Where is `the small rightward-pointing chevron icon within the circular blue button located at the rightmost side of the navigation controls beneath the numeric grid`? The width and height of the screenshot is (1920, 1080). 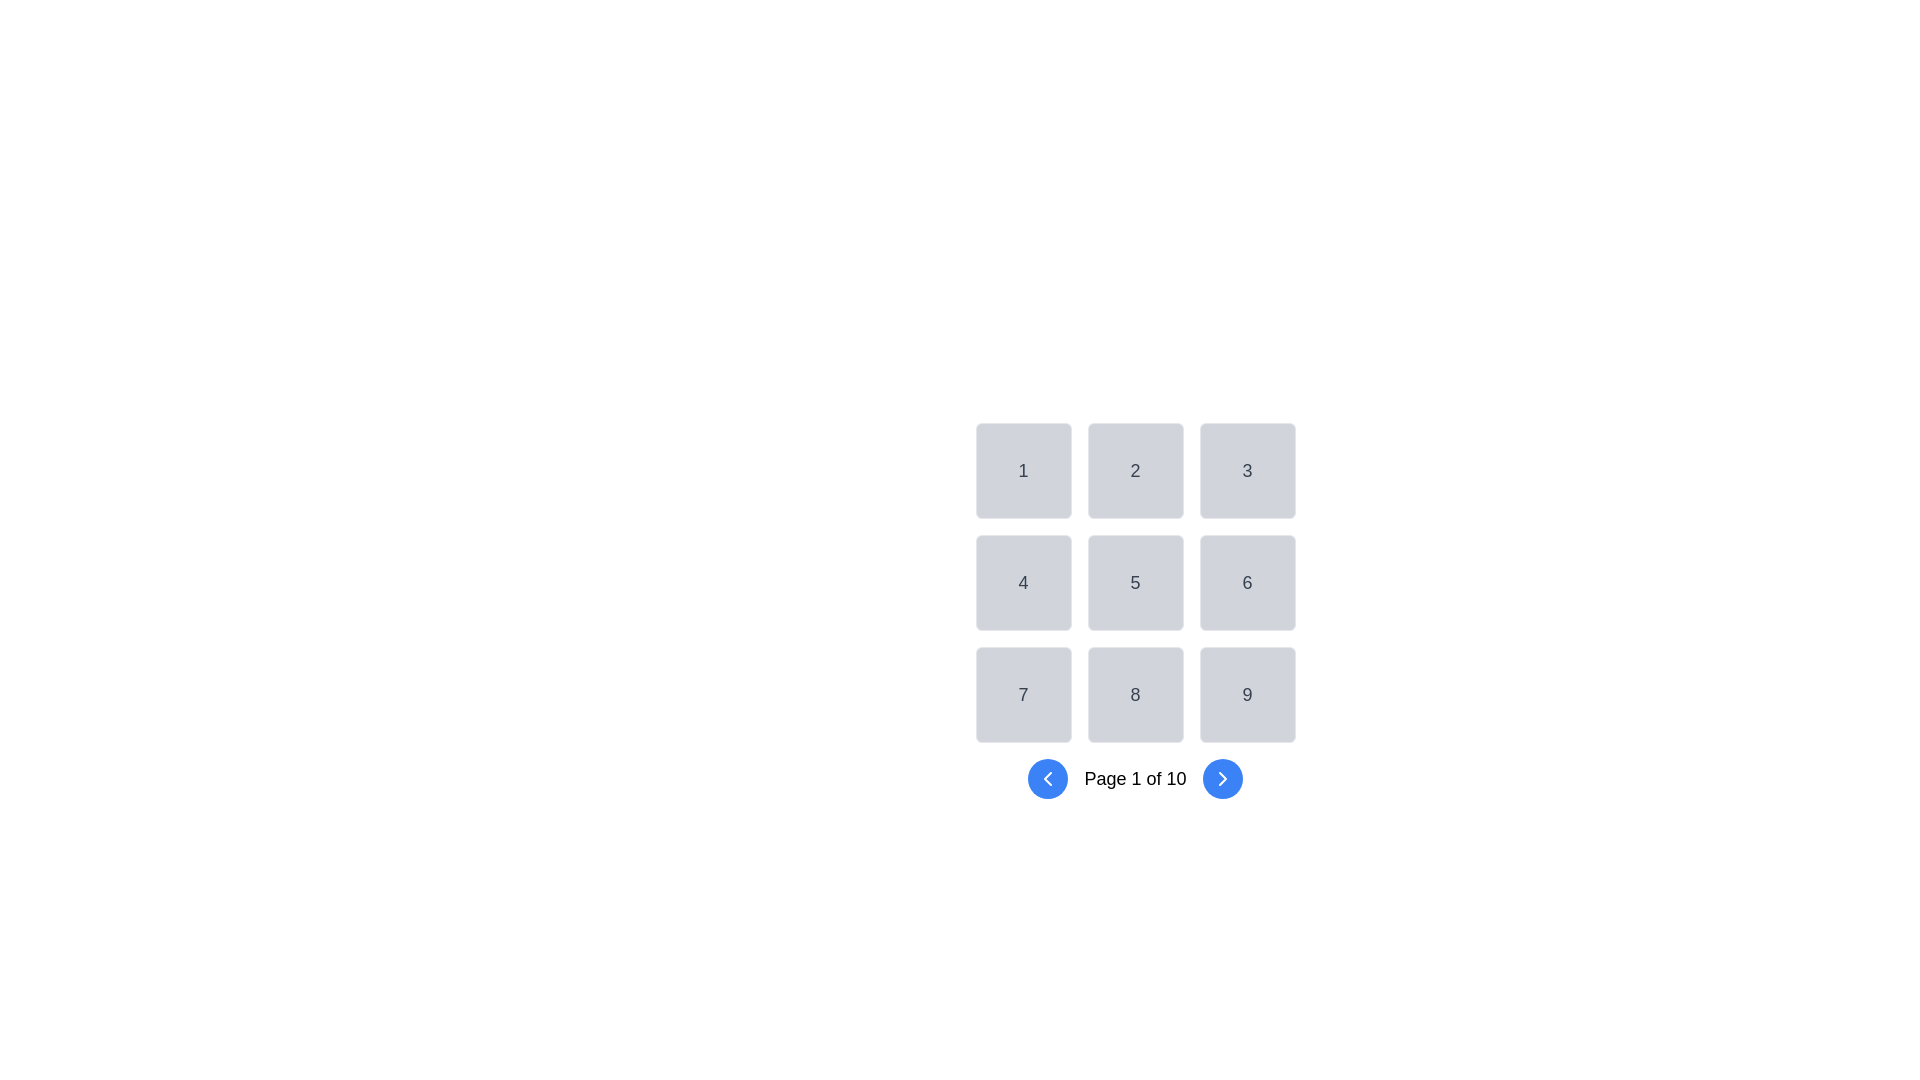 the small rightward-pointing chevron icon within the circular blue button located at the rightmost side of the navigation controls beneath the numeric grid is located at coordinates (1221, 778).